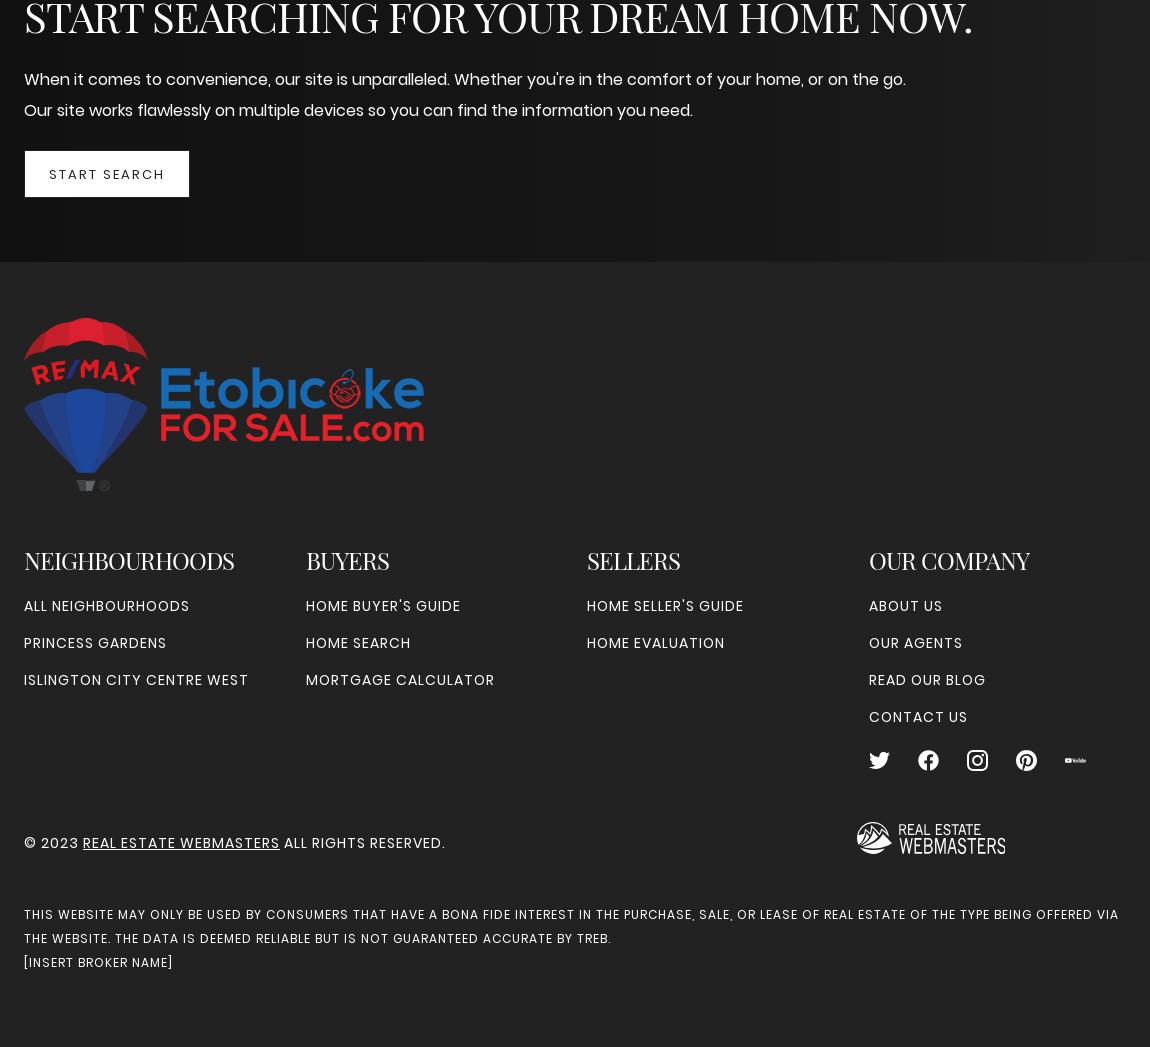 The height and width of the screenshot is (1047, 1150). Describe the element at coordinates (23, 841) in the screenshot. I see `'© 2023'` at that location.